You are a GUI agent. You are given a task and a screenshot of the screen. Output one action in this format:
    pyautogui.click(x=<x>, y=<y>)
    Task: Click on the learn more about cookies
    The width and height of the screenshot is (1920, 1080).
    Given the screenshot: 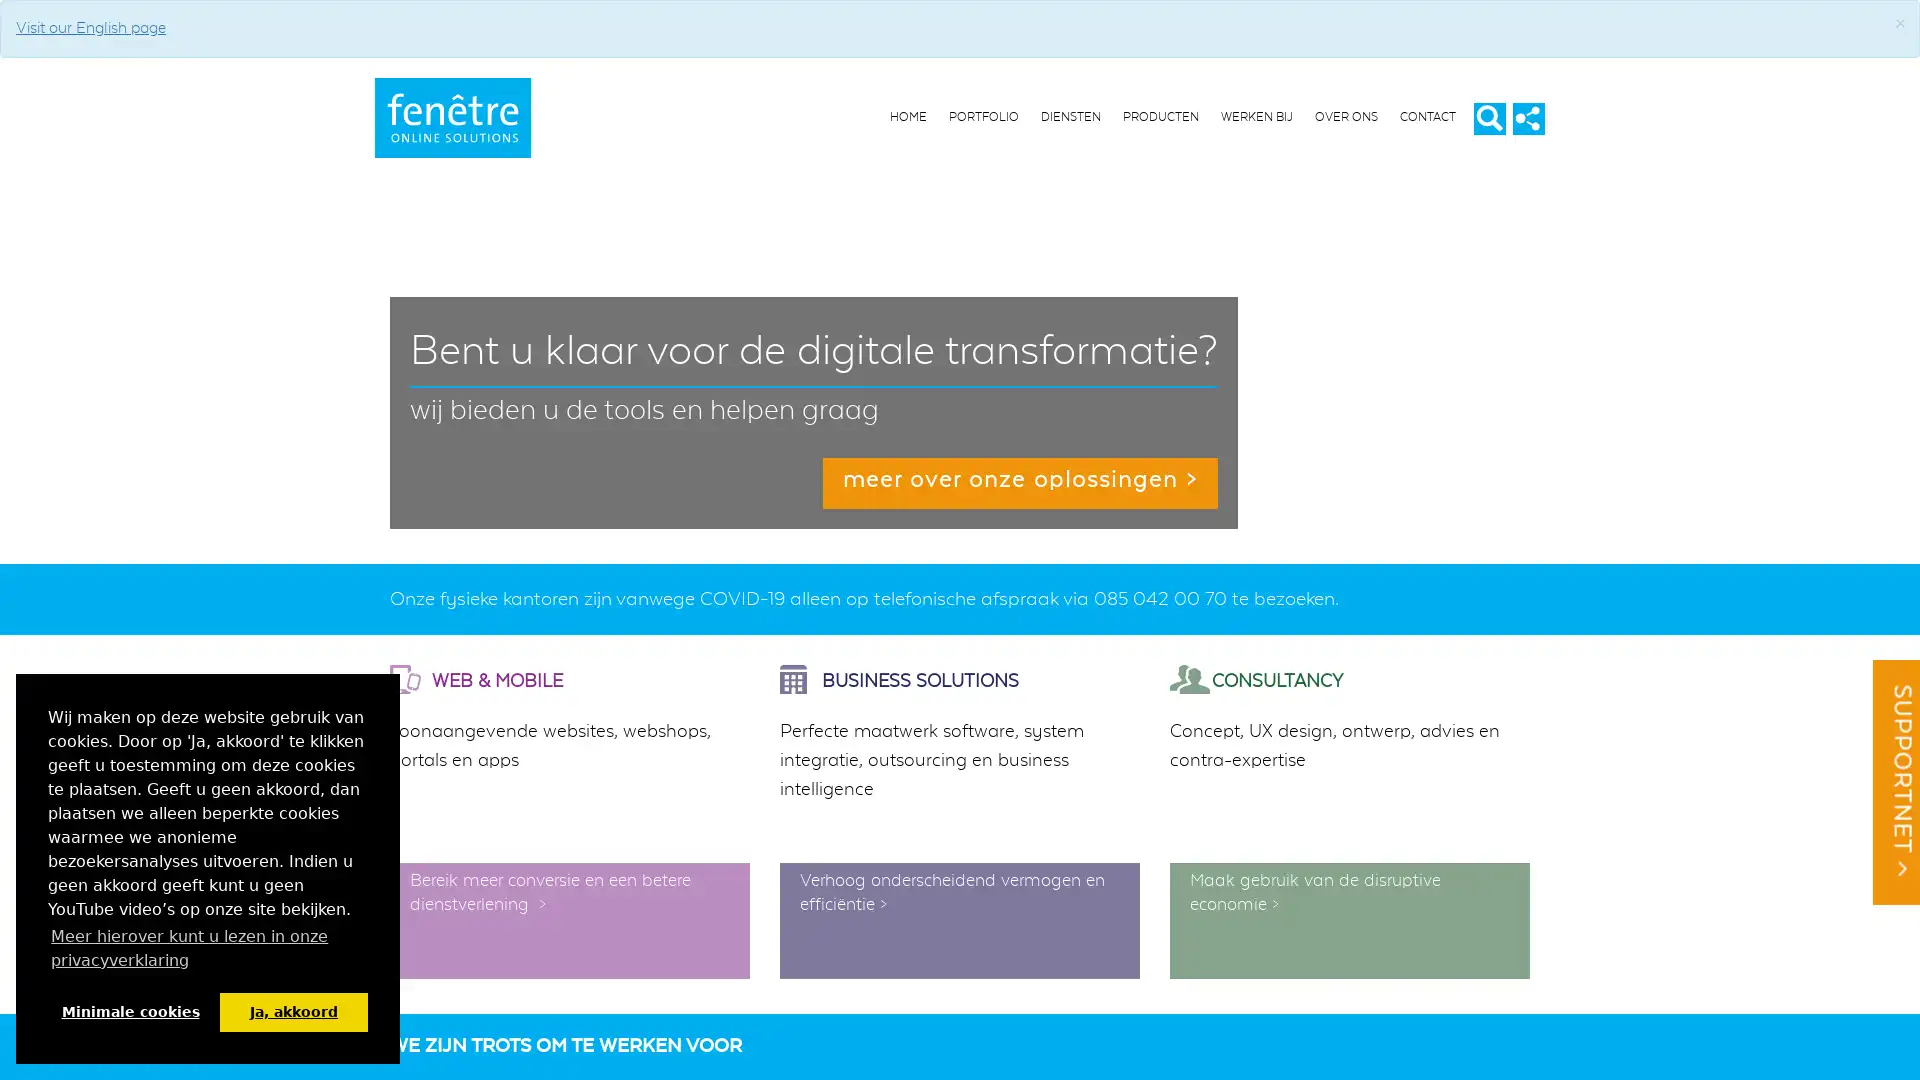 What is the action you would take?
    pyautogui.click(x=207, y=947)
    